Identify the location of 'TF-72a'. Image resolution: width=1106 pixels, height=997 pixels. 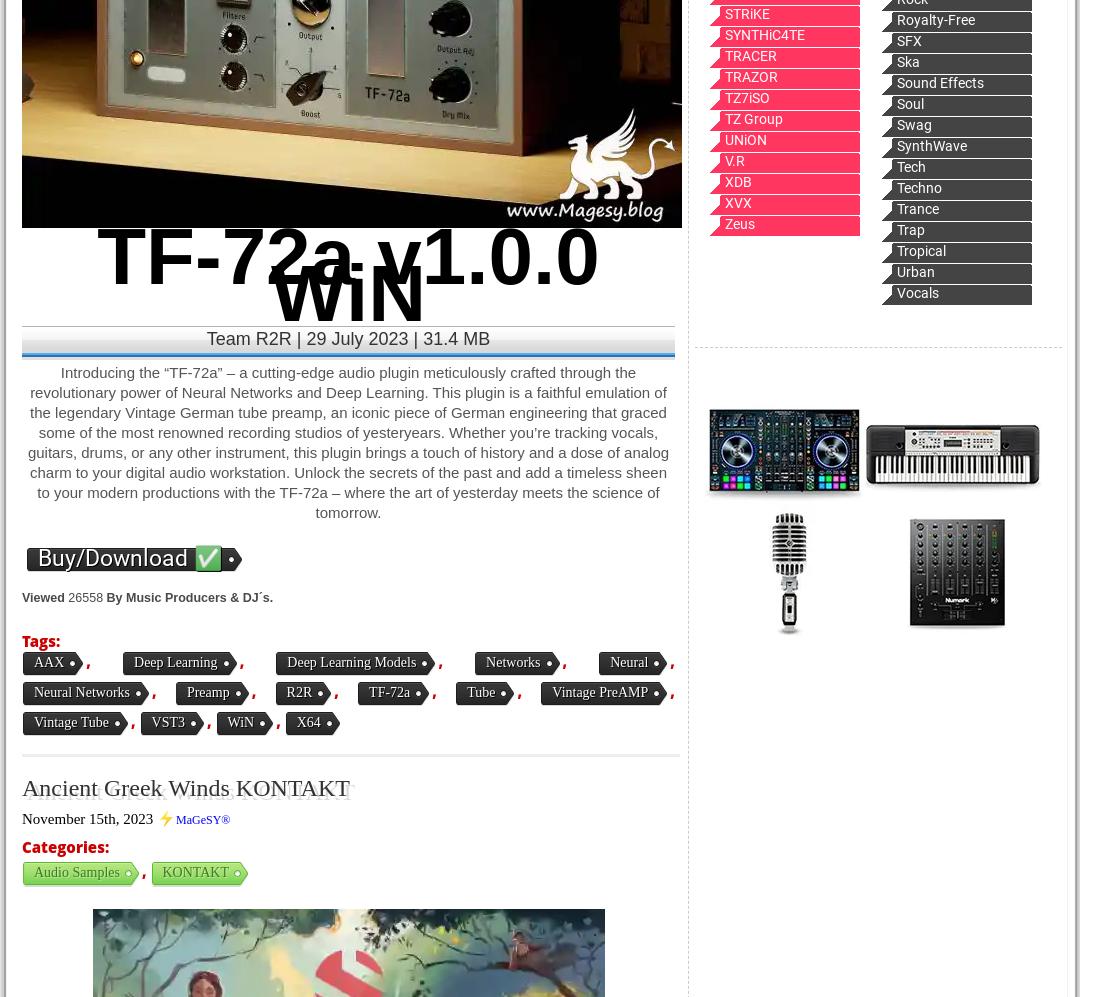
(388, 691).